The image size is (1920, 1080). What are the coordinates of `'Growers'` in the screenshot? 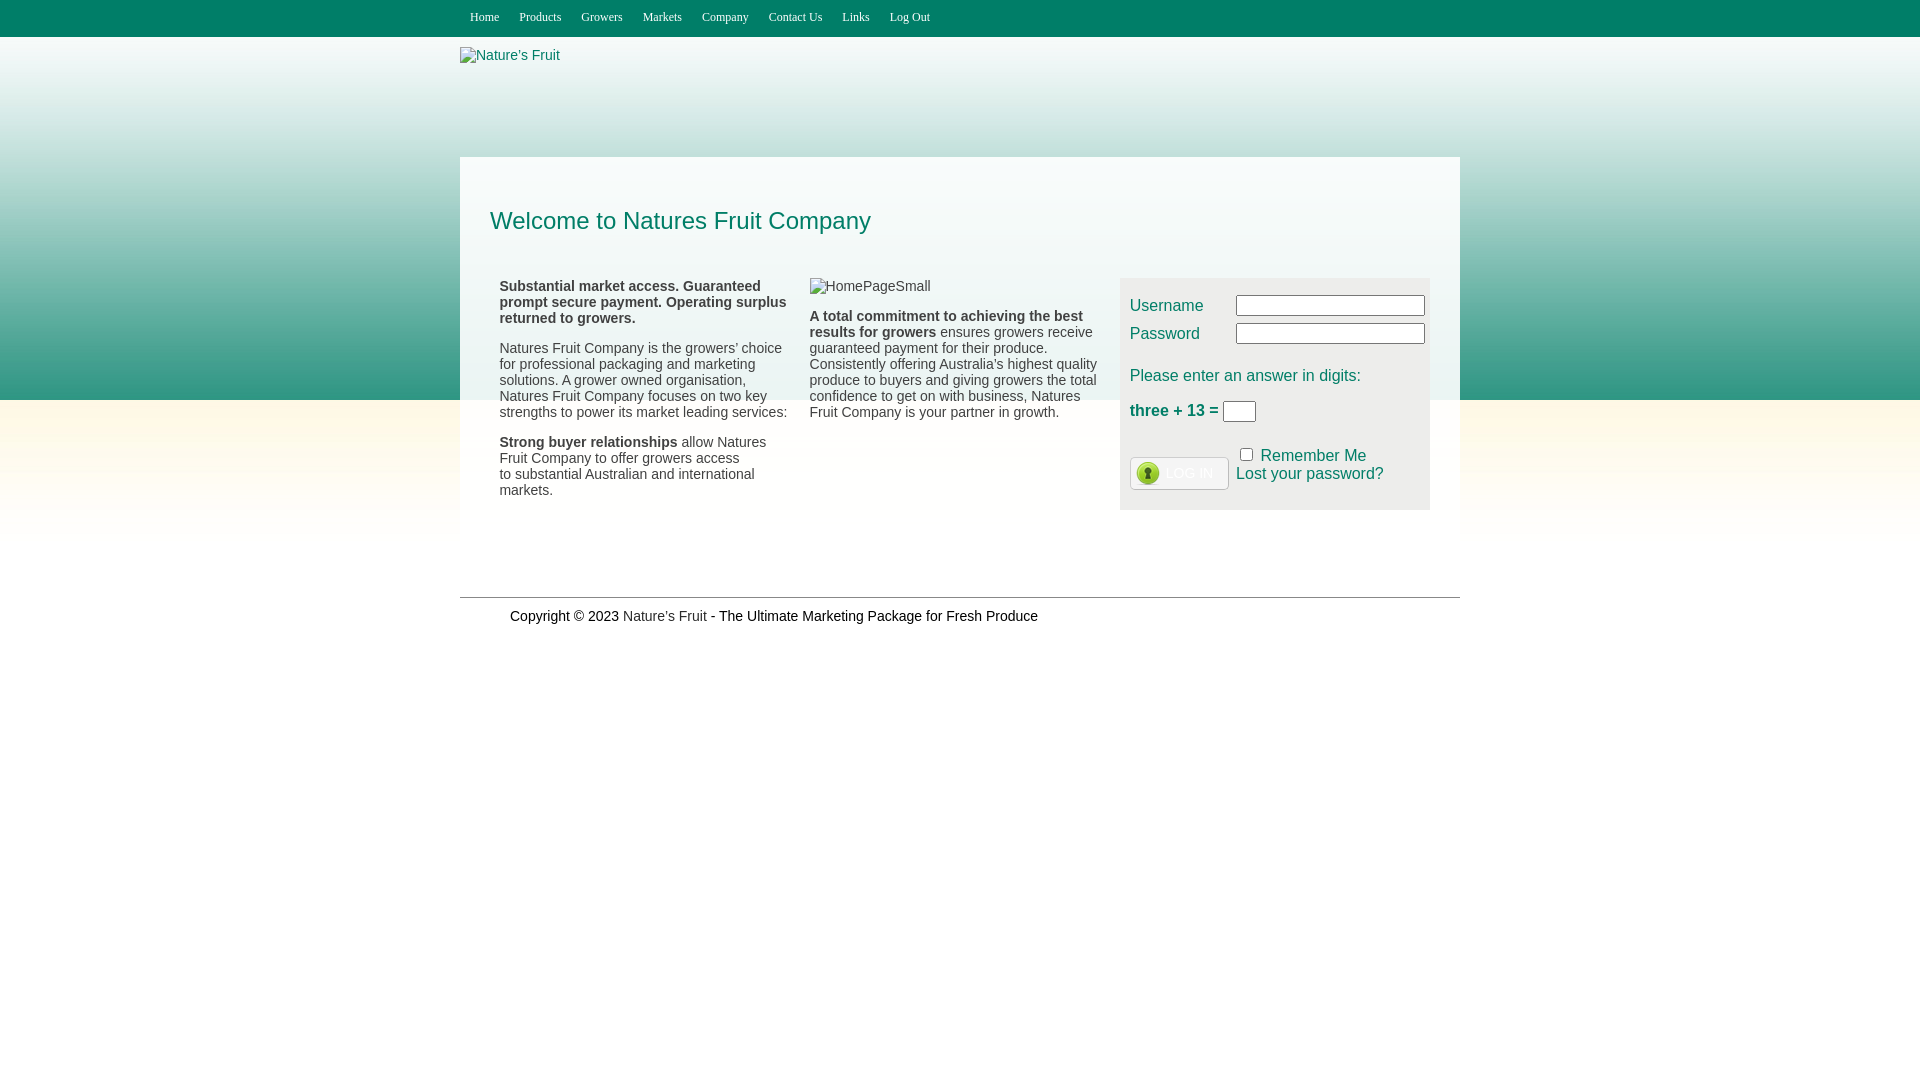 It's located at (600, 17).